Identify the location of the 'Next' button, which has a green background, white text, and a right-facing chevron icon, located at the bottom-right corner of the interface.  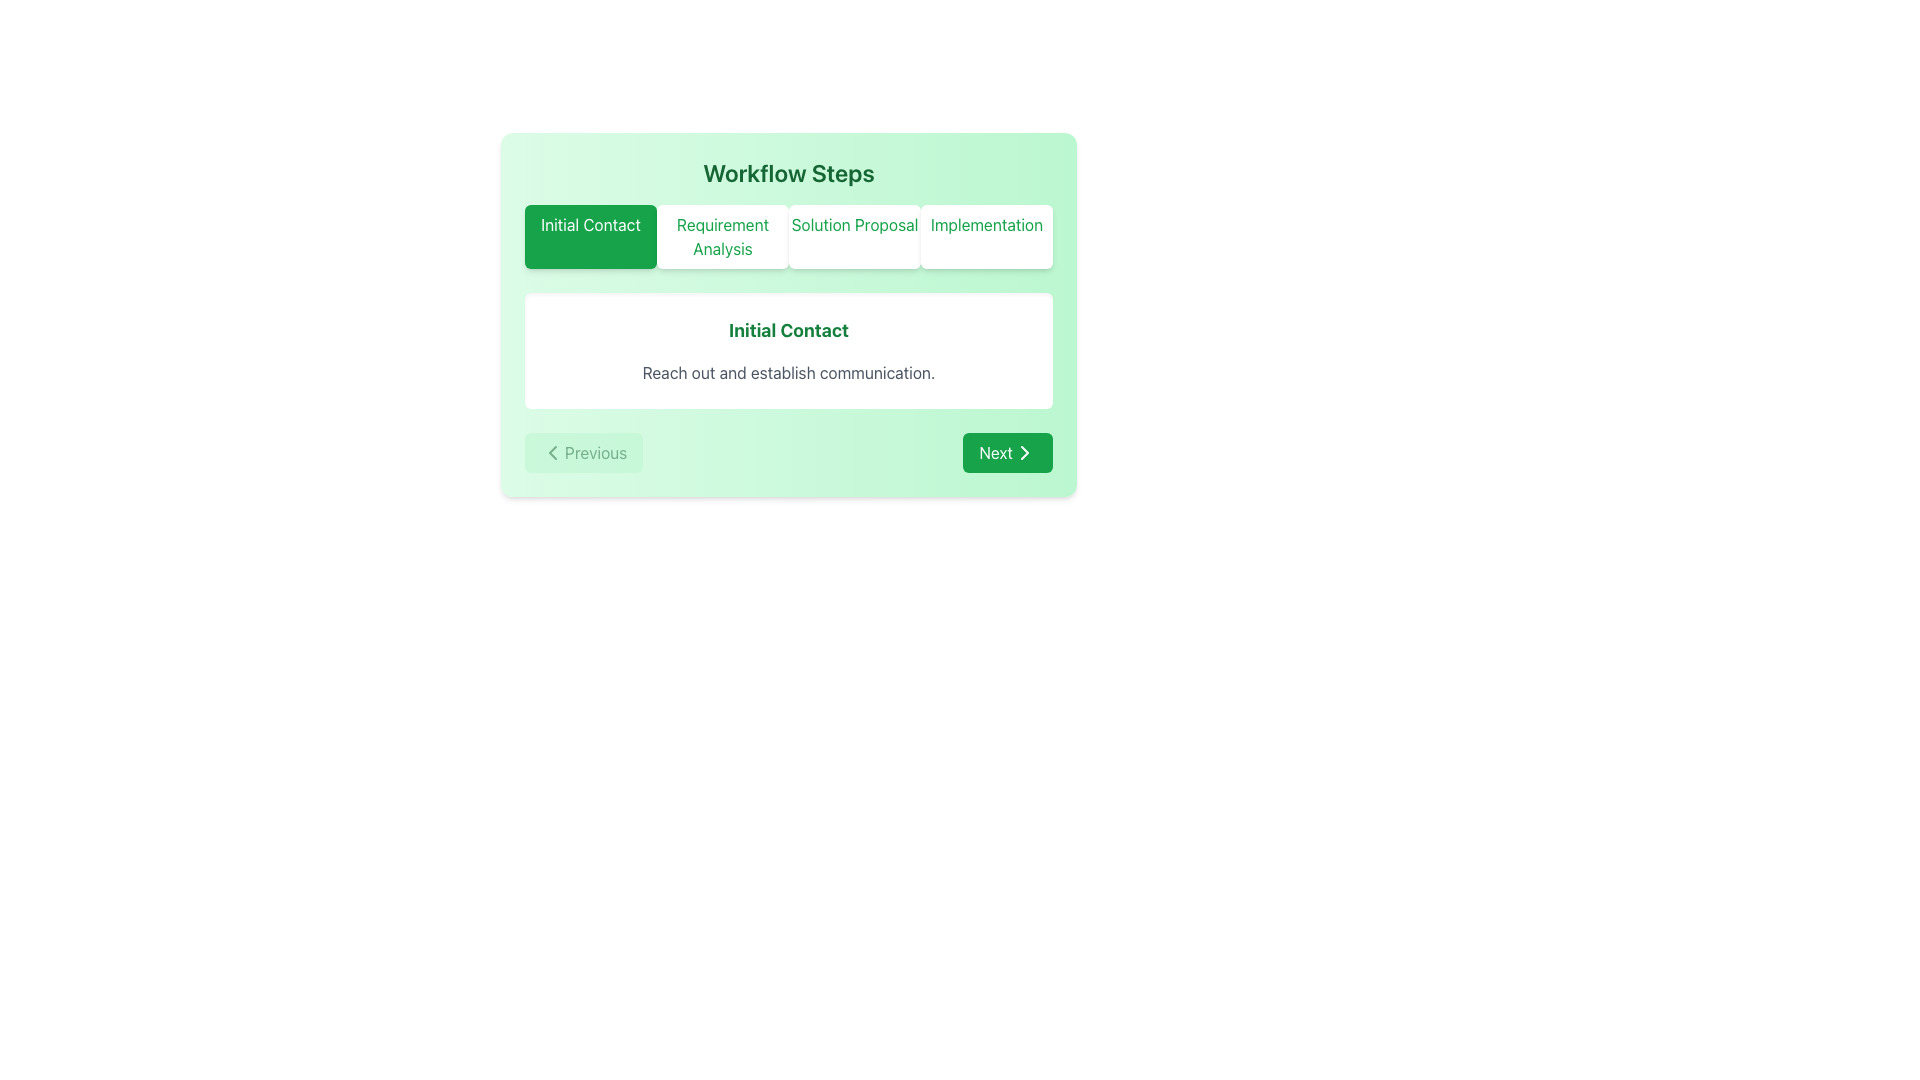
(1008, 452).